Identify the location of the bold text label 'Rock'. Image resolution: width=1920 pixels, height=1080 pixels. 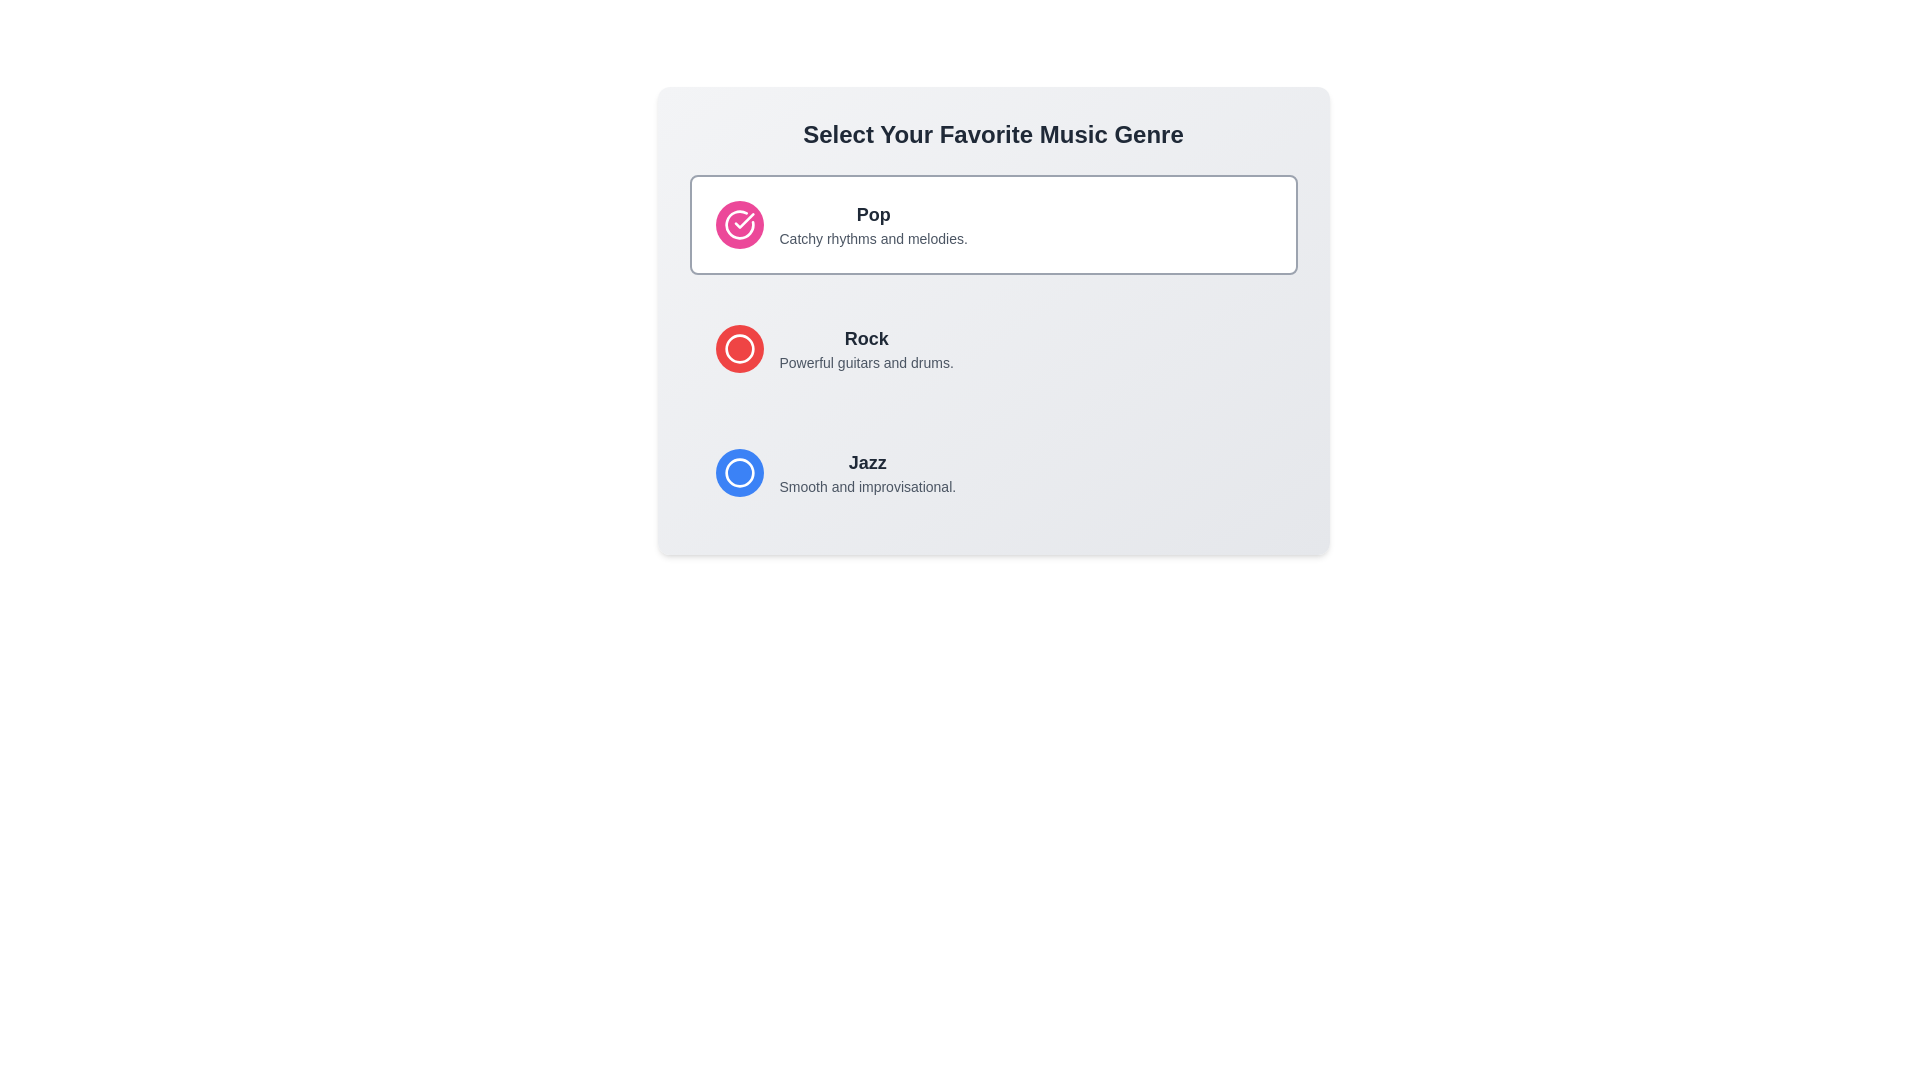
(866, 338).